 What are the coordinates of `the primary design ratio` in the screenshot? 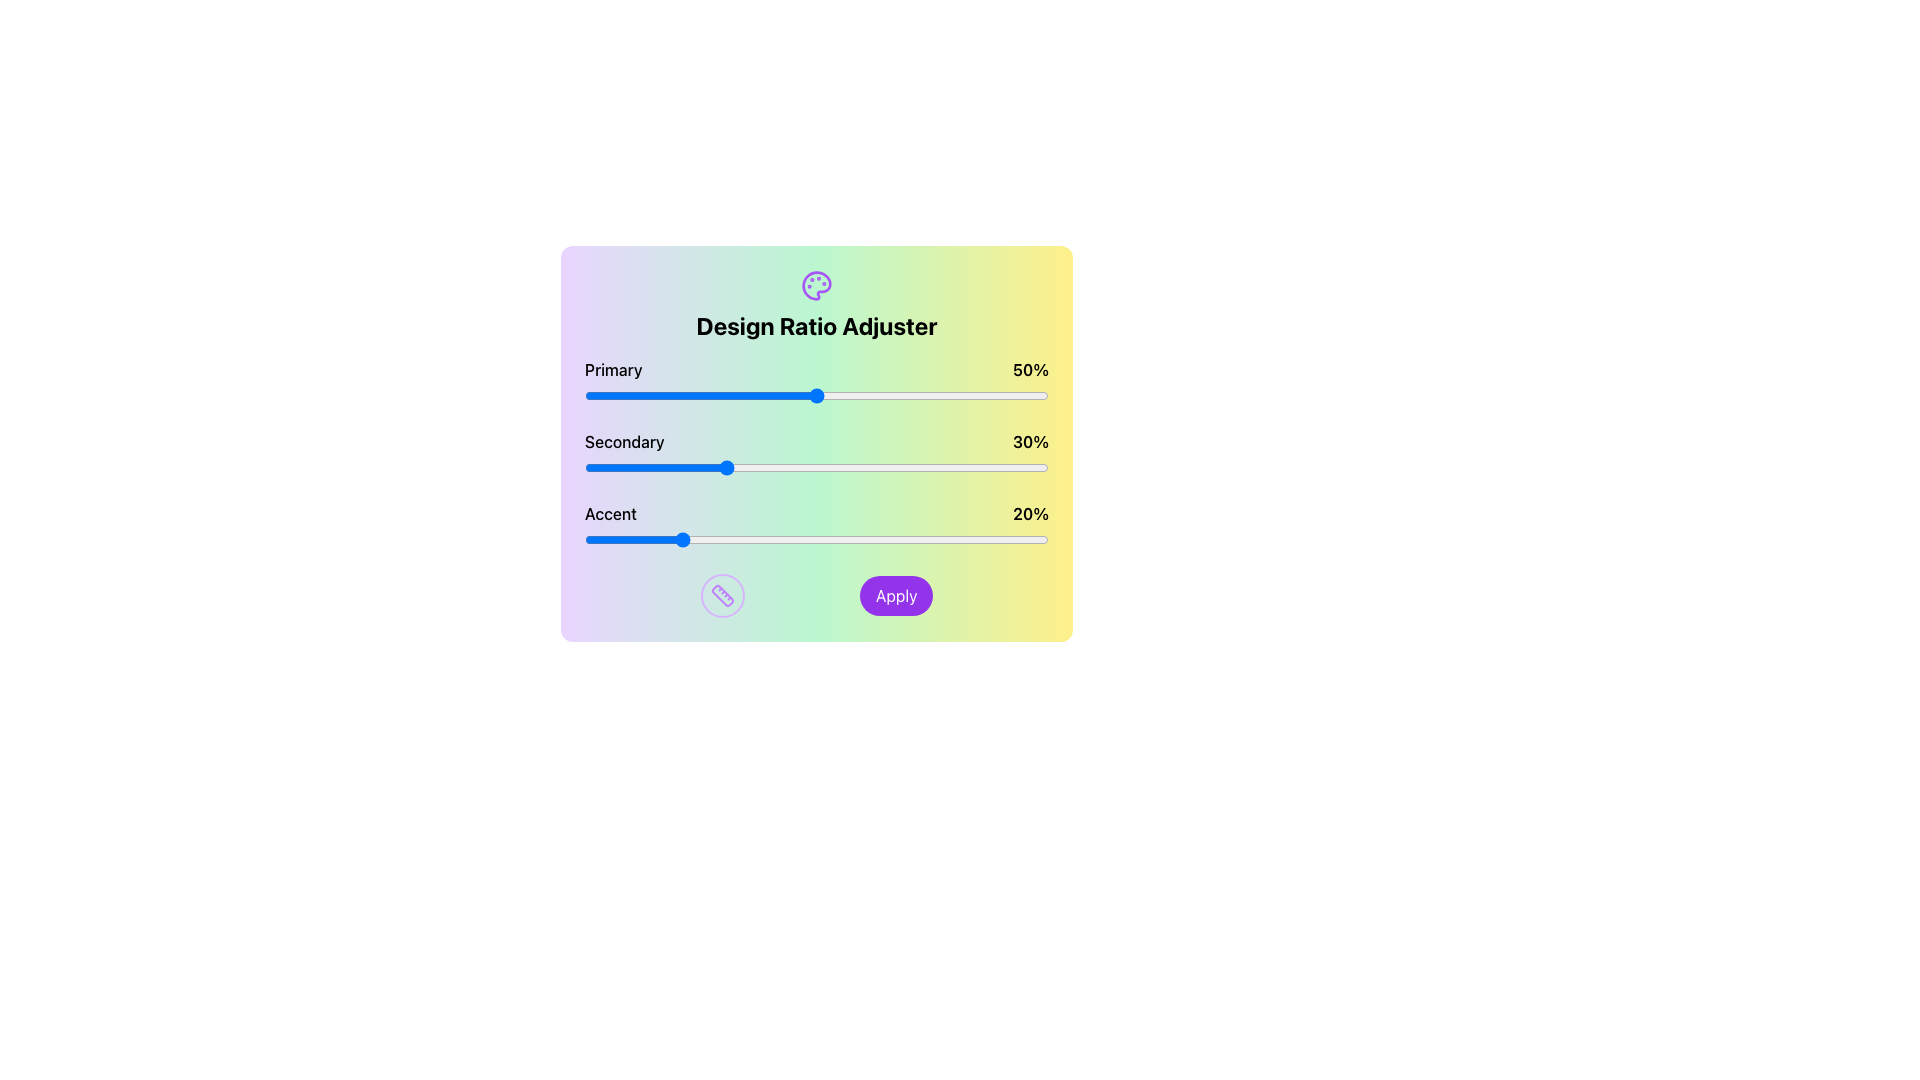 It's located at (1043, 396).